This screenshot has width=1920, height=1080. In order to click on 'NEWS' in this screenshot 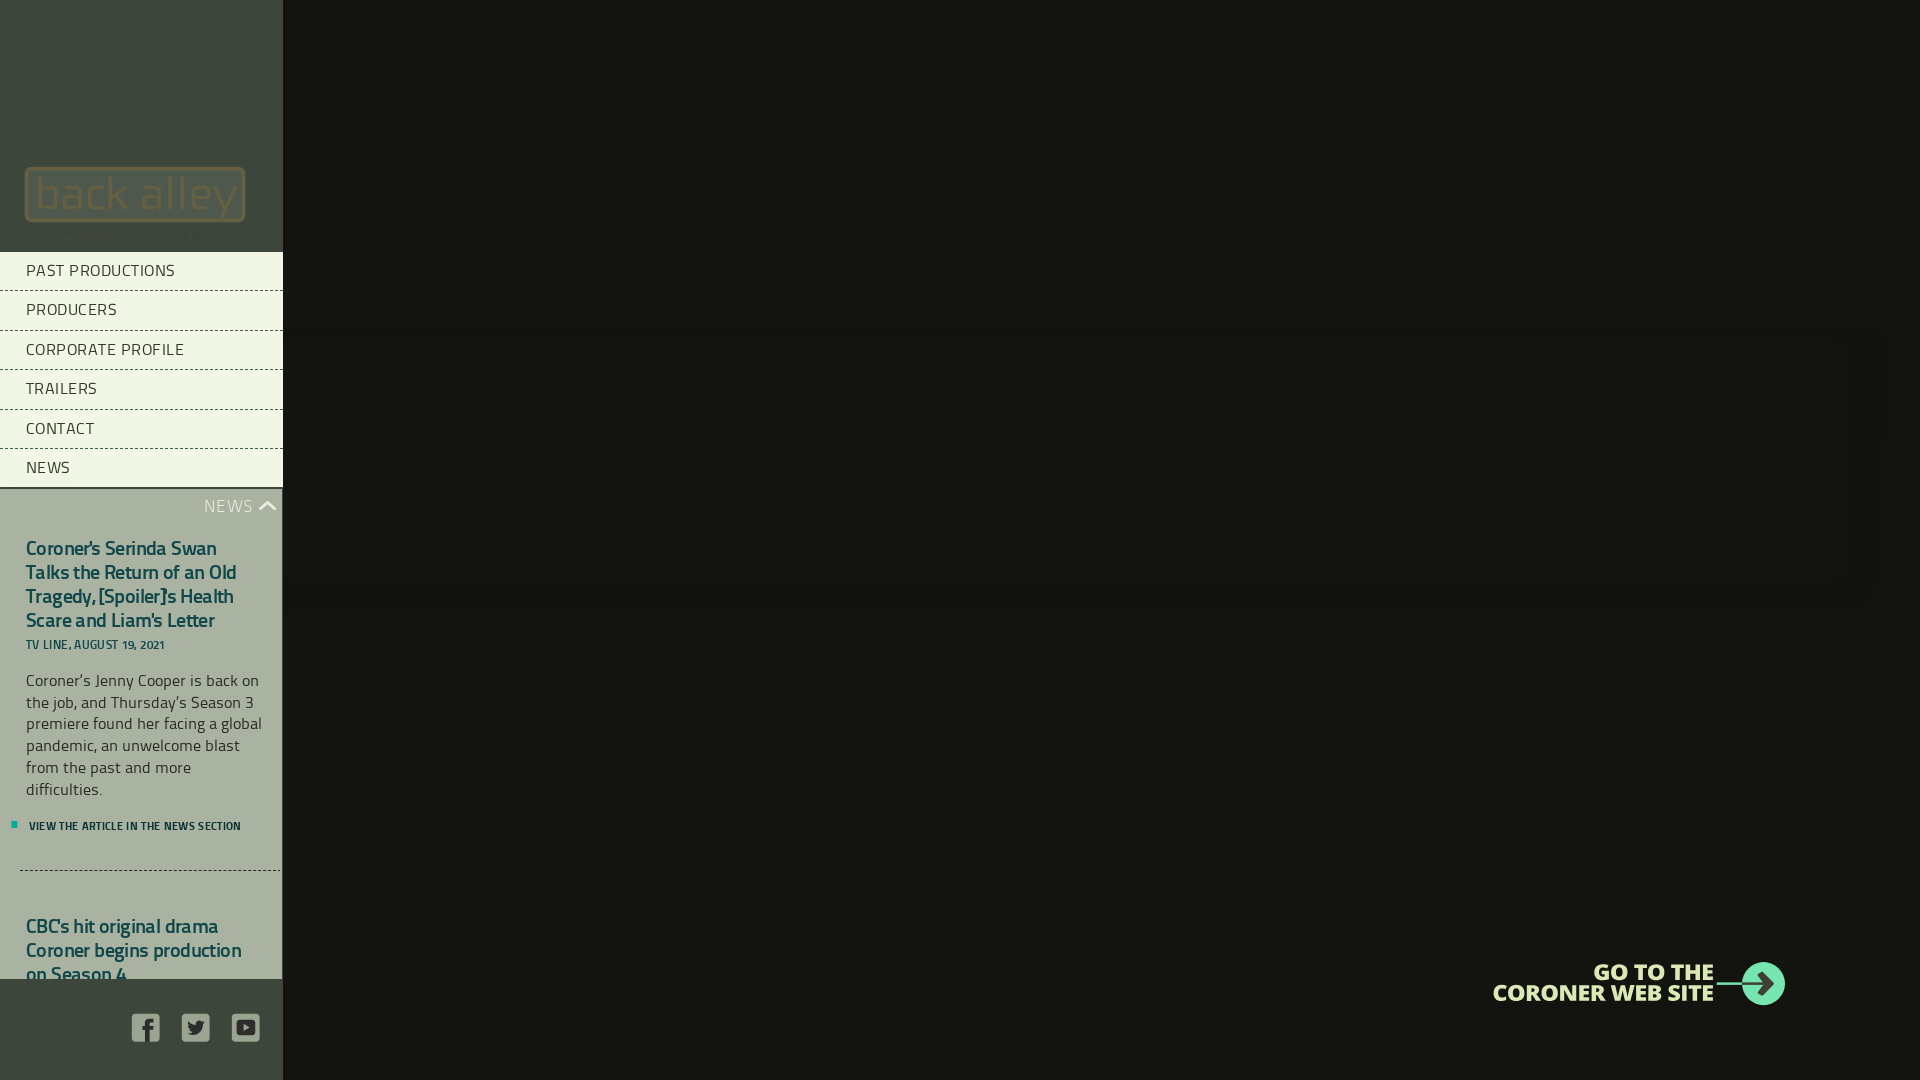, I will do `click(140, 467)`.